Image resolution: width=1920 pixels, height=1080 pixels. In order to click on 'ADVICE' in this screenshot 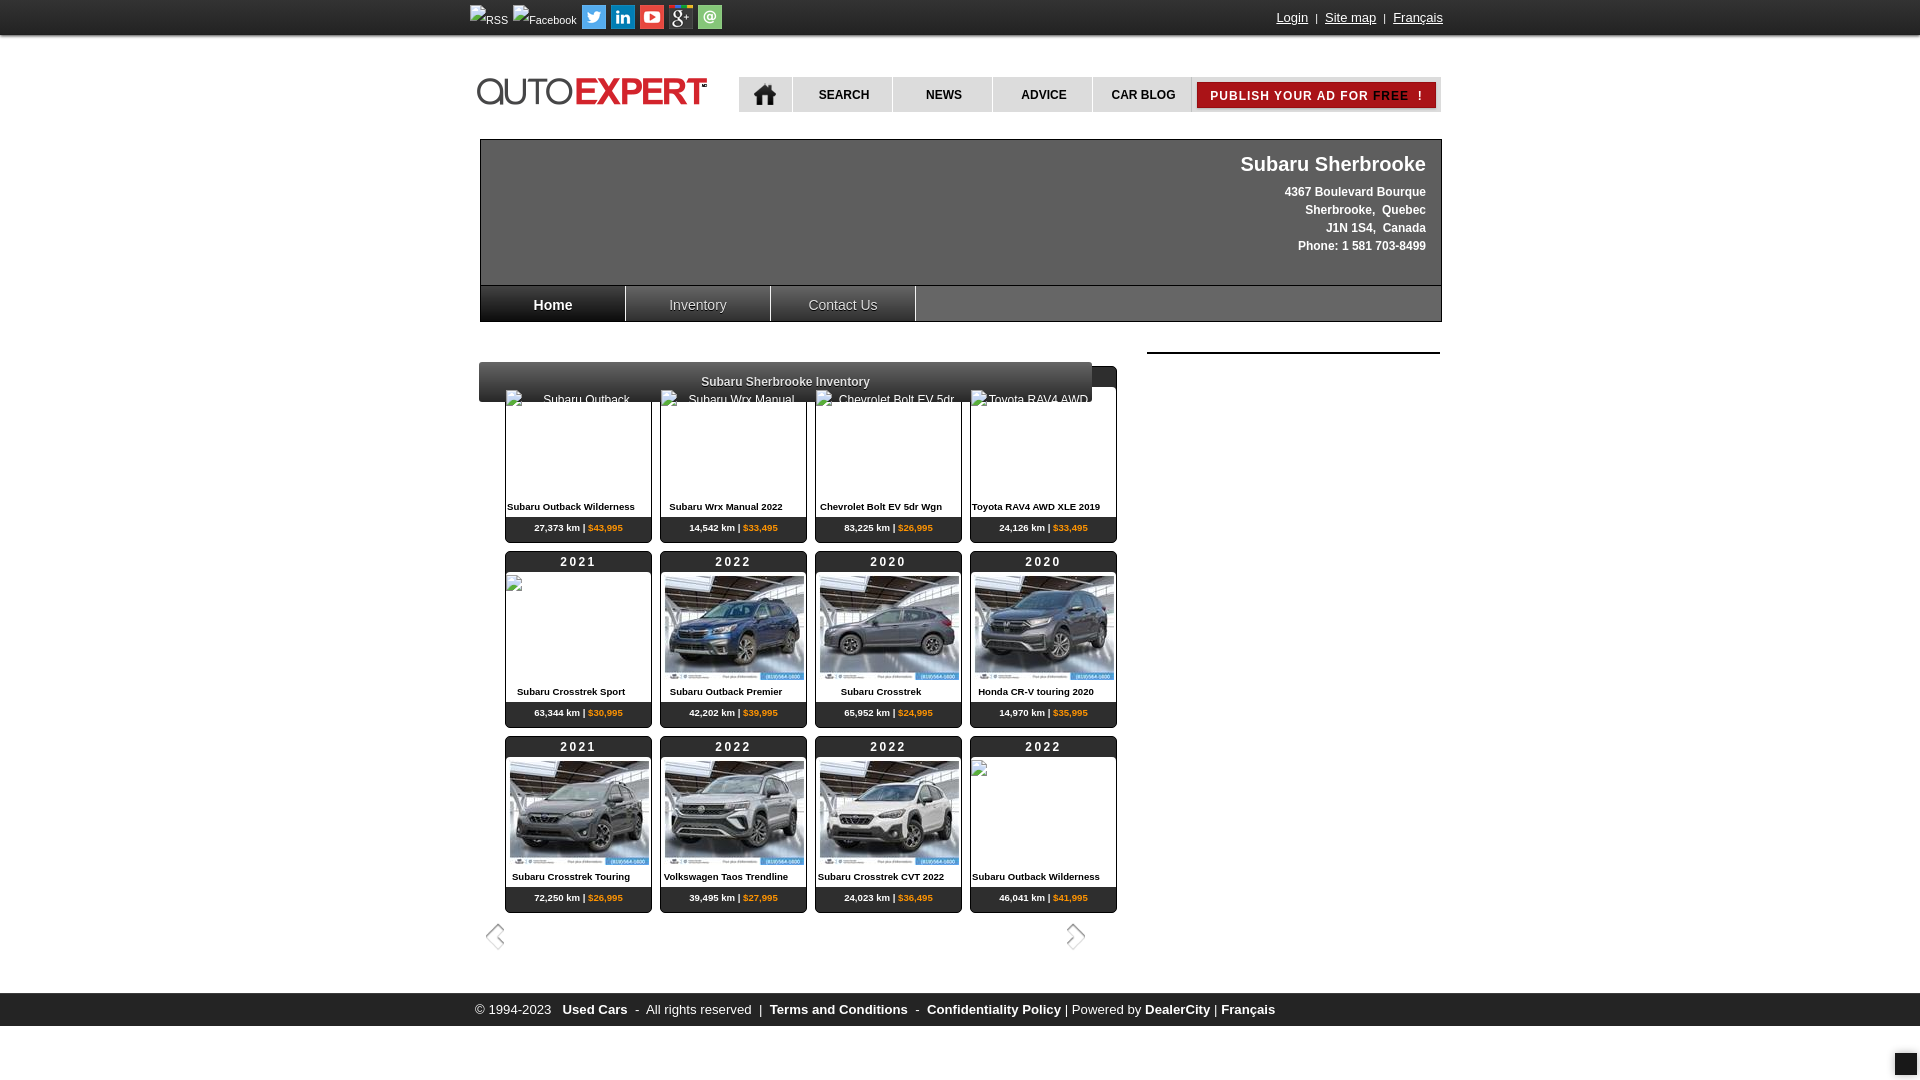, I will do `click(1040, 94)`.